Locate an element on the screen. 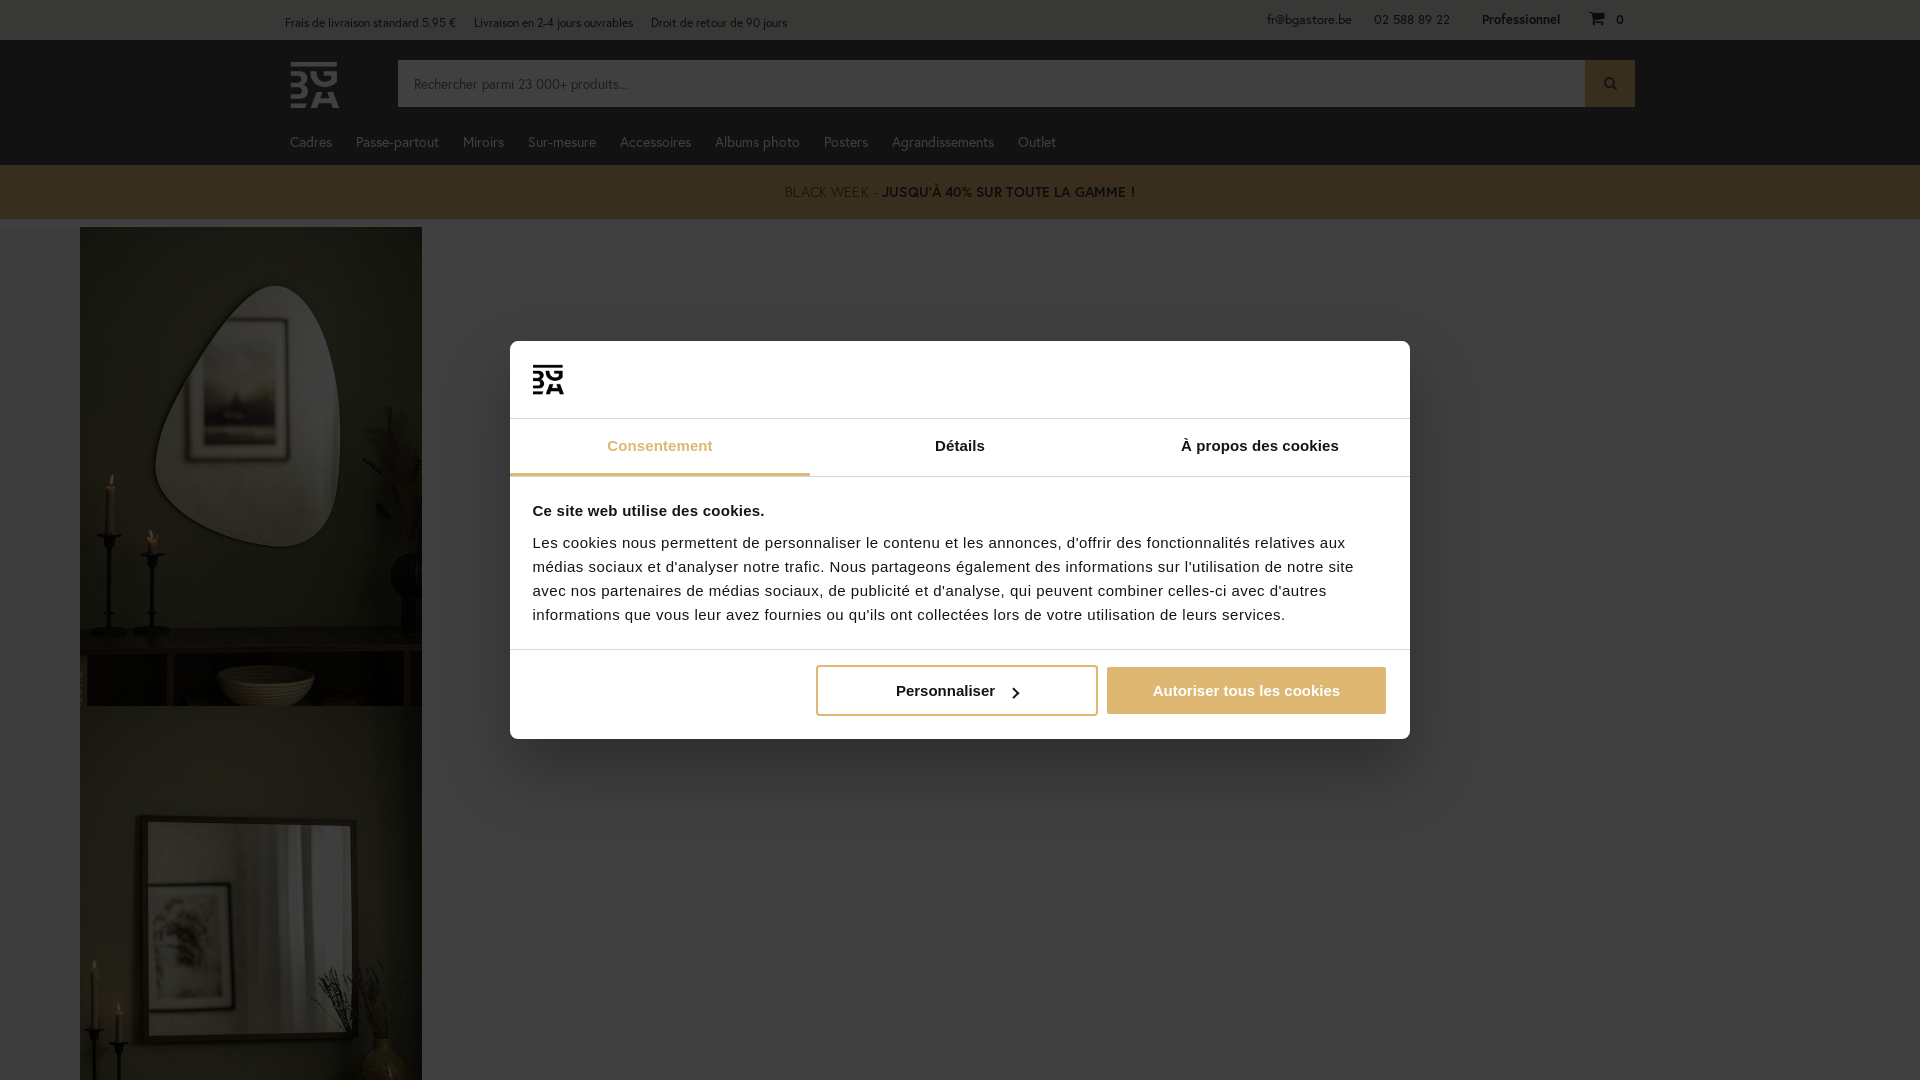 The width and height of the screenshot is (1920, 1080). 'Consentement' is located at coordinates (660, 446).